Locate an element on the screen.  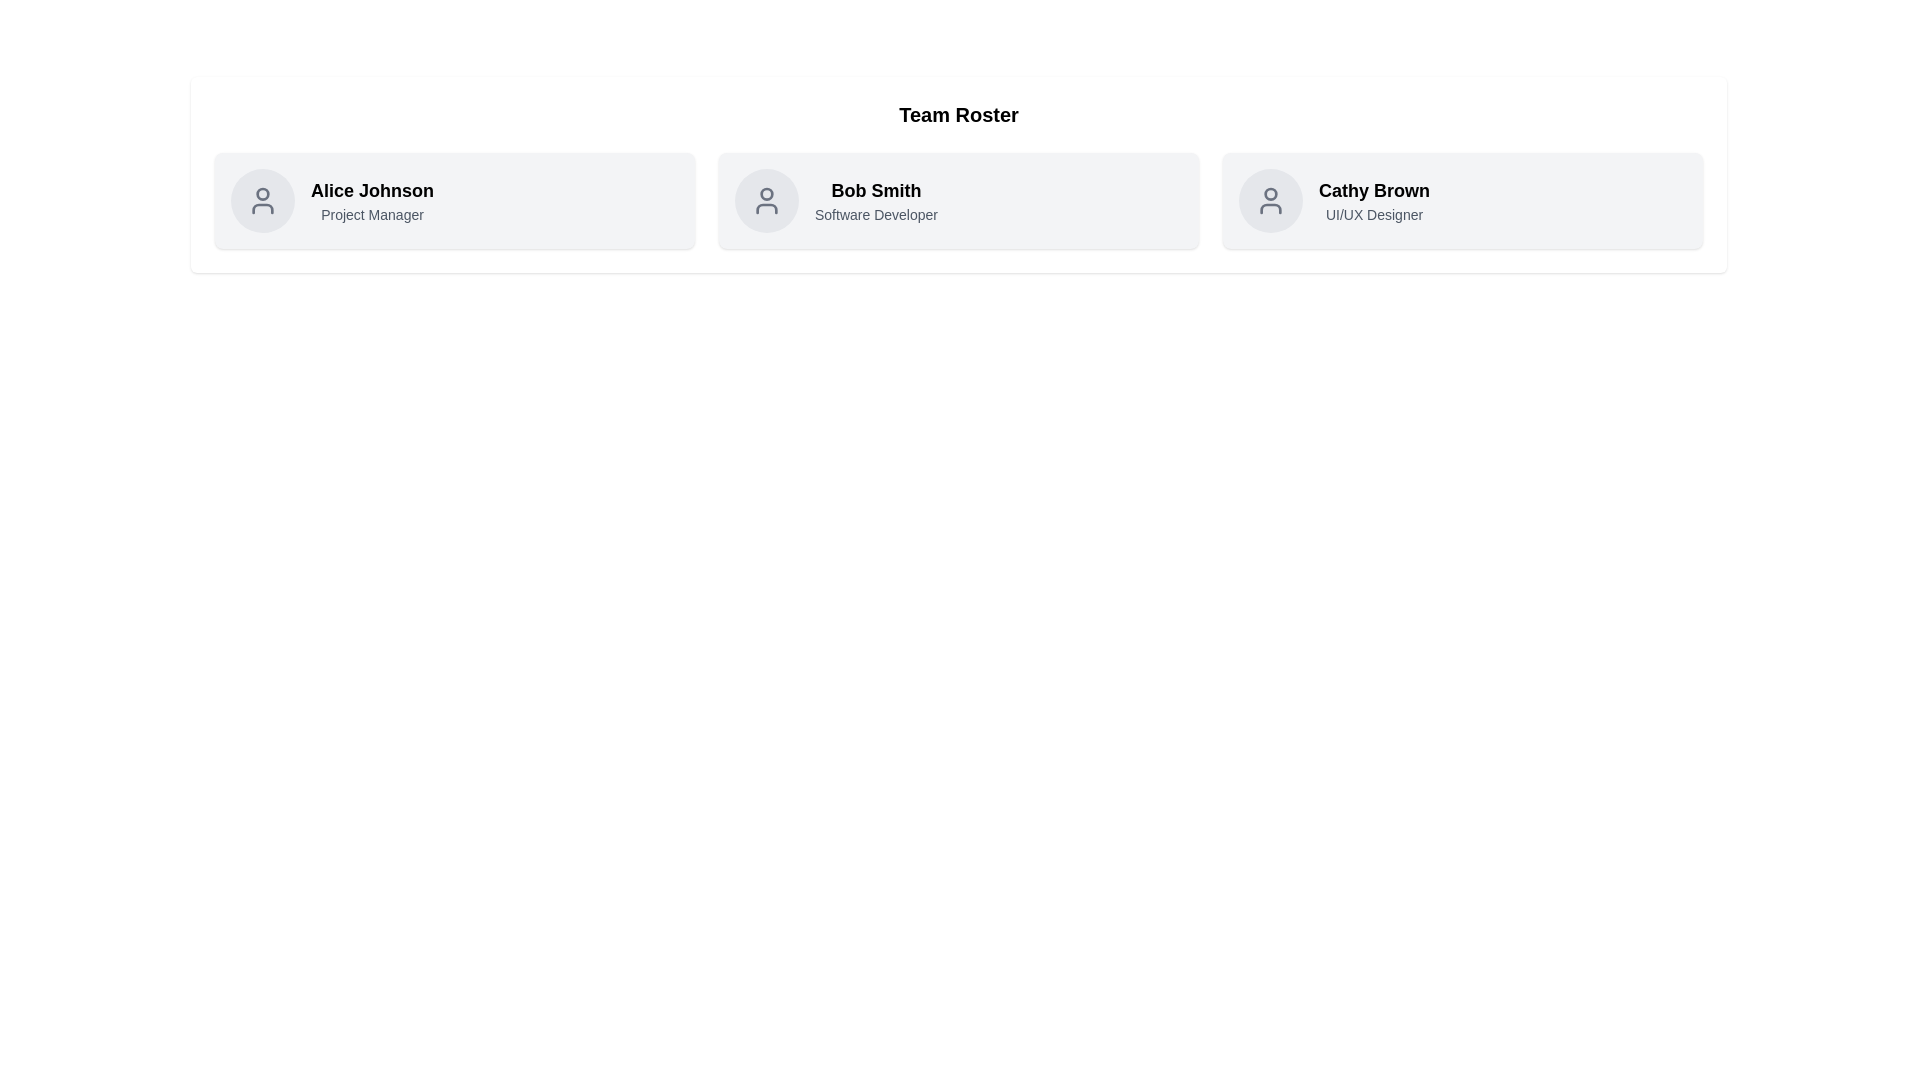
the graphical icon representing a generic user or profile picture placeholder located above the name 'Bob Smith' in the 'Team Roster' layout is located at coordinates (766, 200).